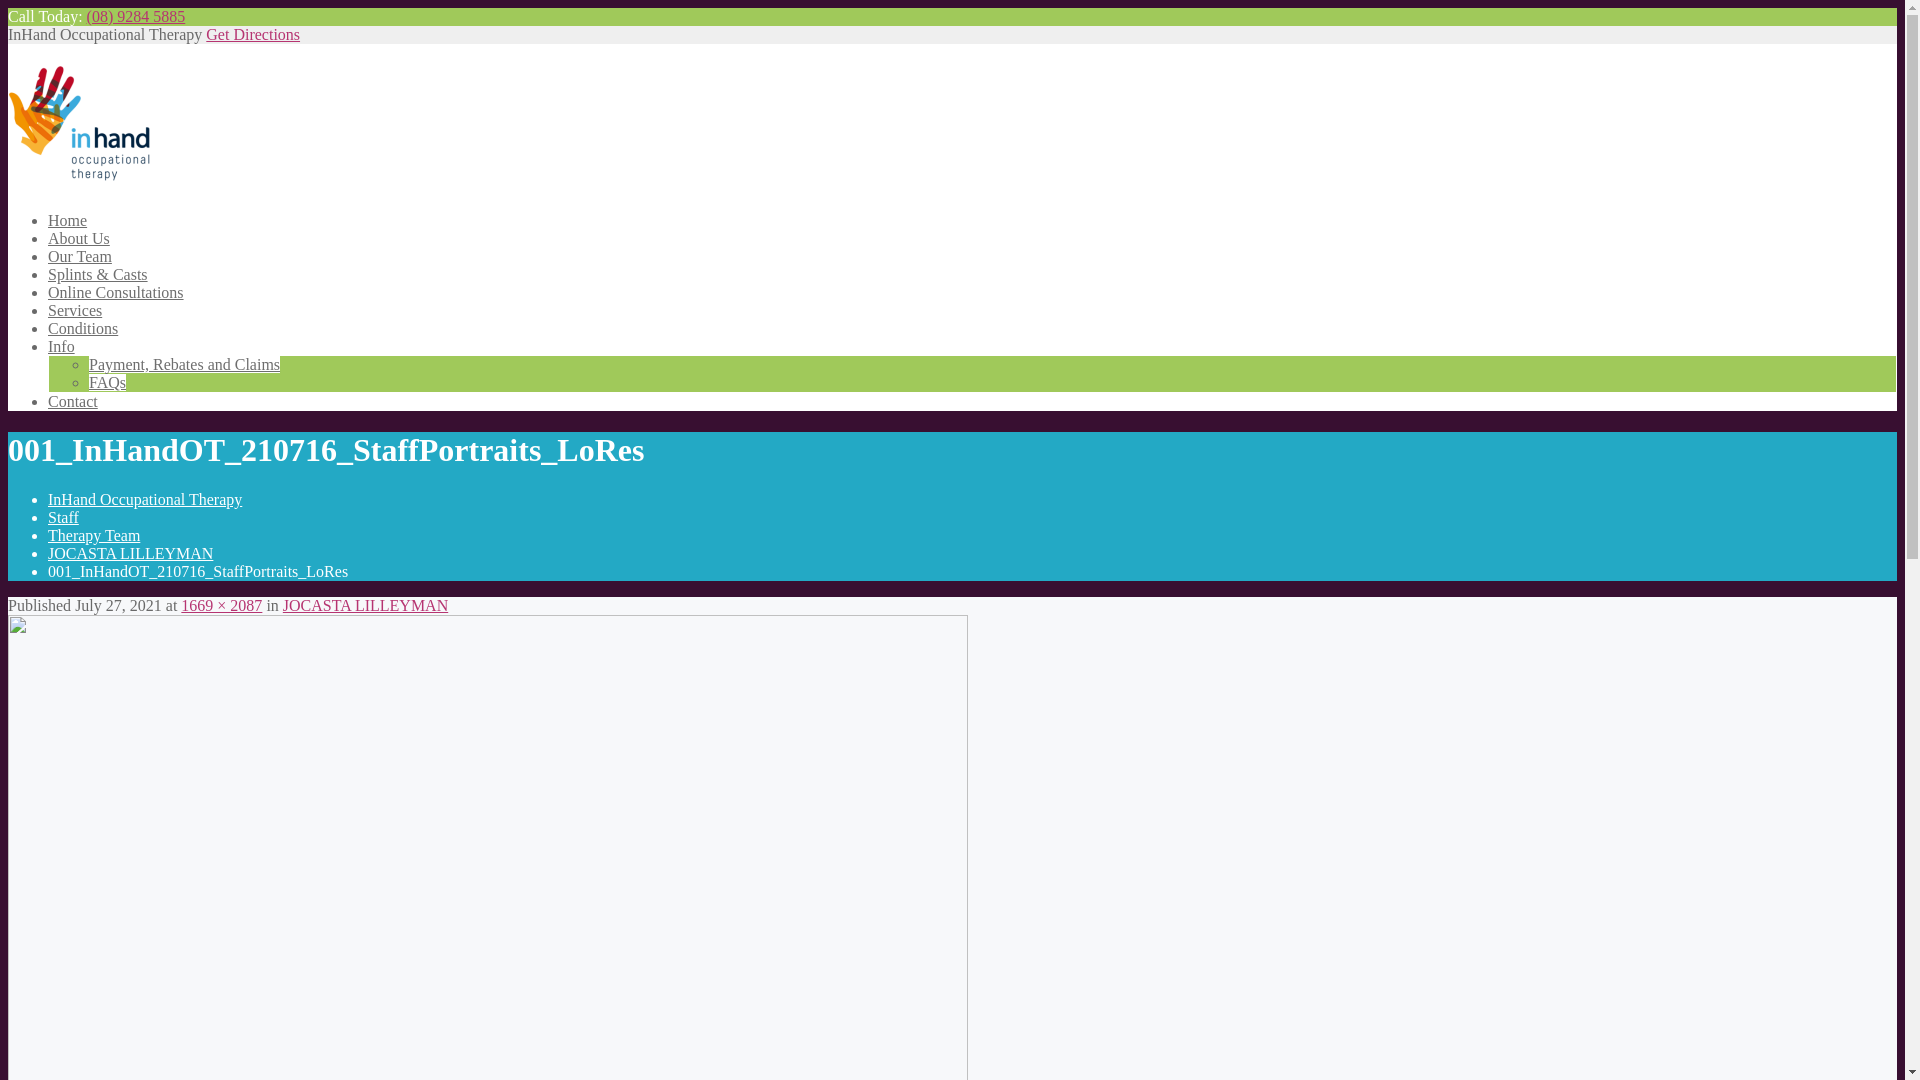  I want to click on 'Online Consultations', so click(114, 292).